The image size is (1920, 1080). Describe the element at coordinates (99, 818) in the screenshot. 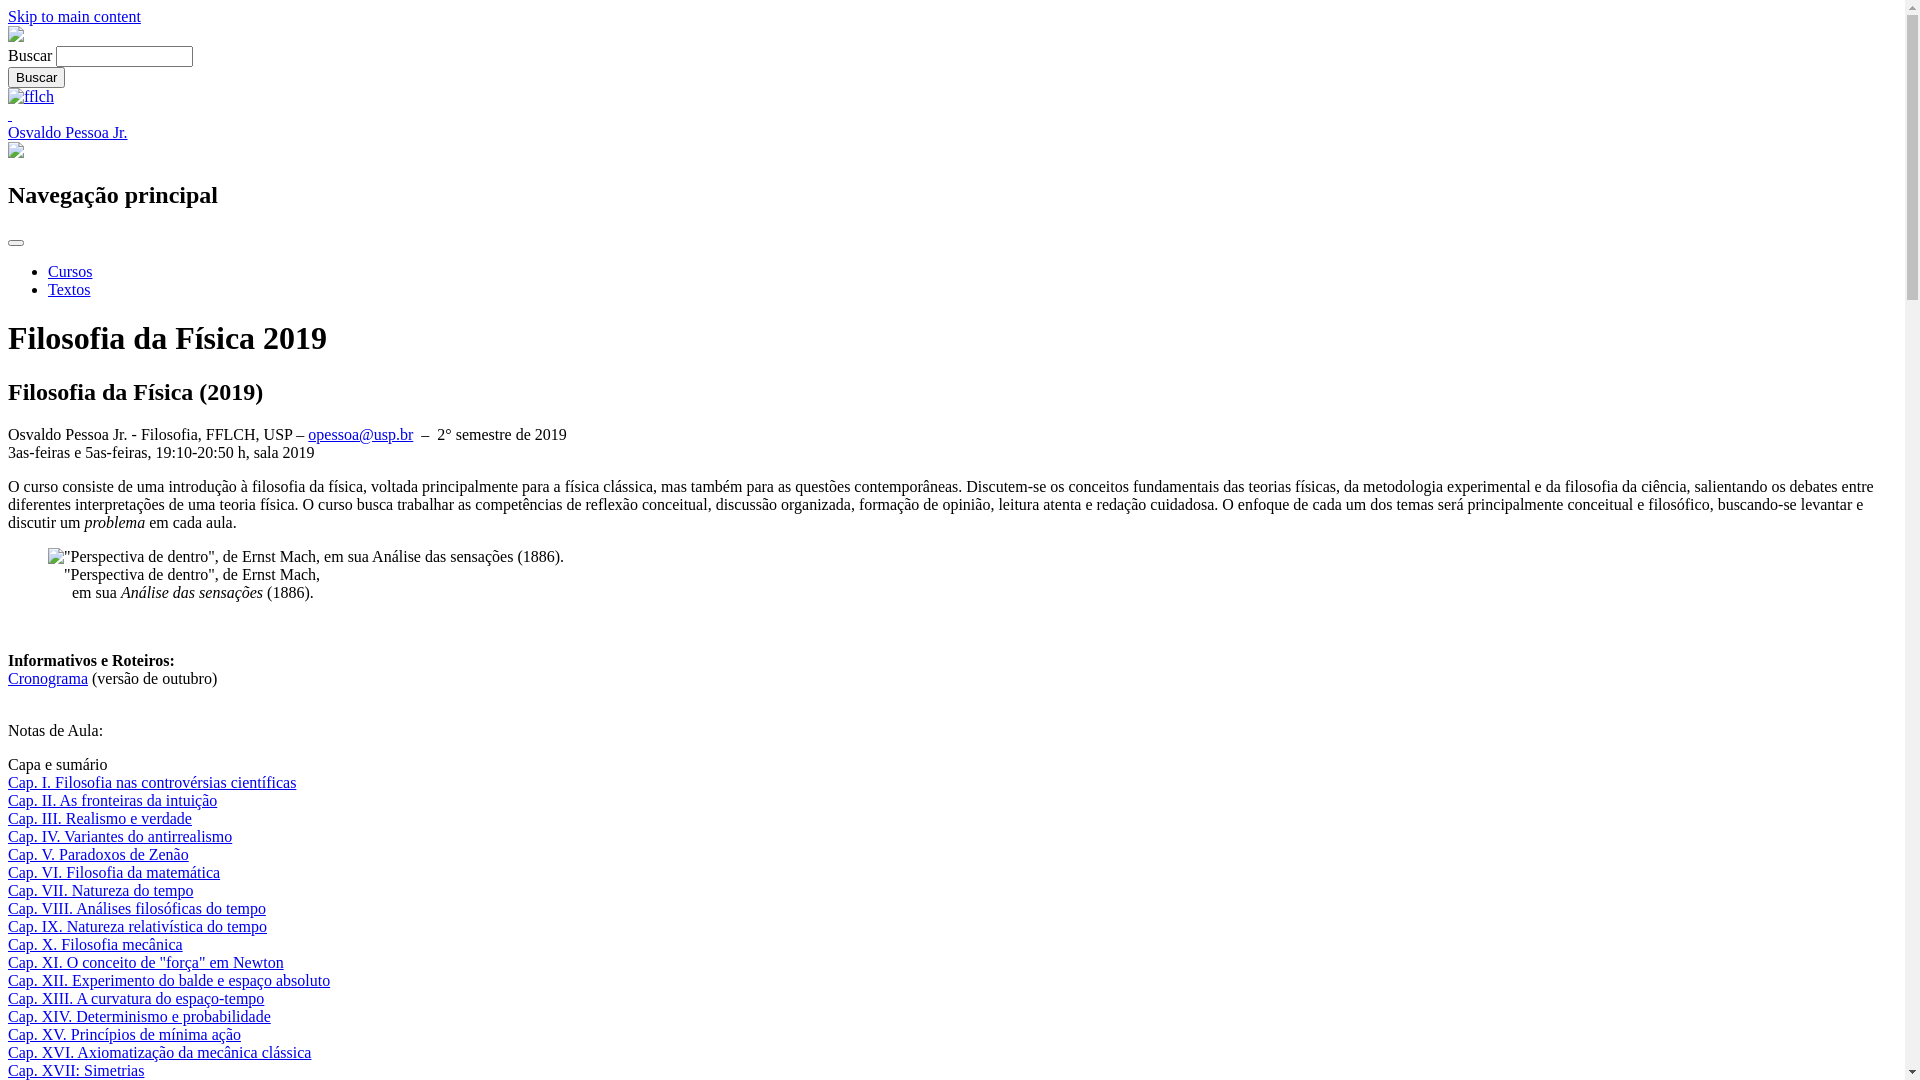

I see `'Cap. III. Realismo e verdade'` at that location.